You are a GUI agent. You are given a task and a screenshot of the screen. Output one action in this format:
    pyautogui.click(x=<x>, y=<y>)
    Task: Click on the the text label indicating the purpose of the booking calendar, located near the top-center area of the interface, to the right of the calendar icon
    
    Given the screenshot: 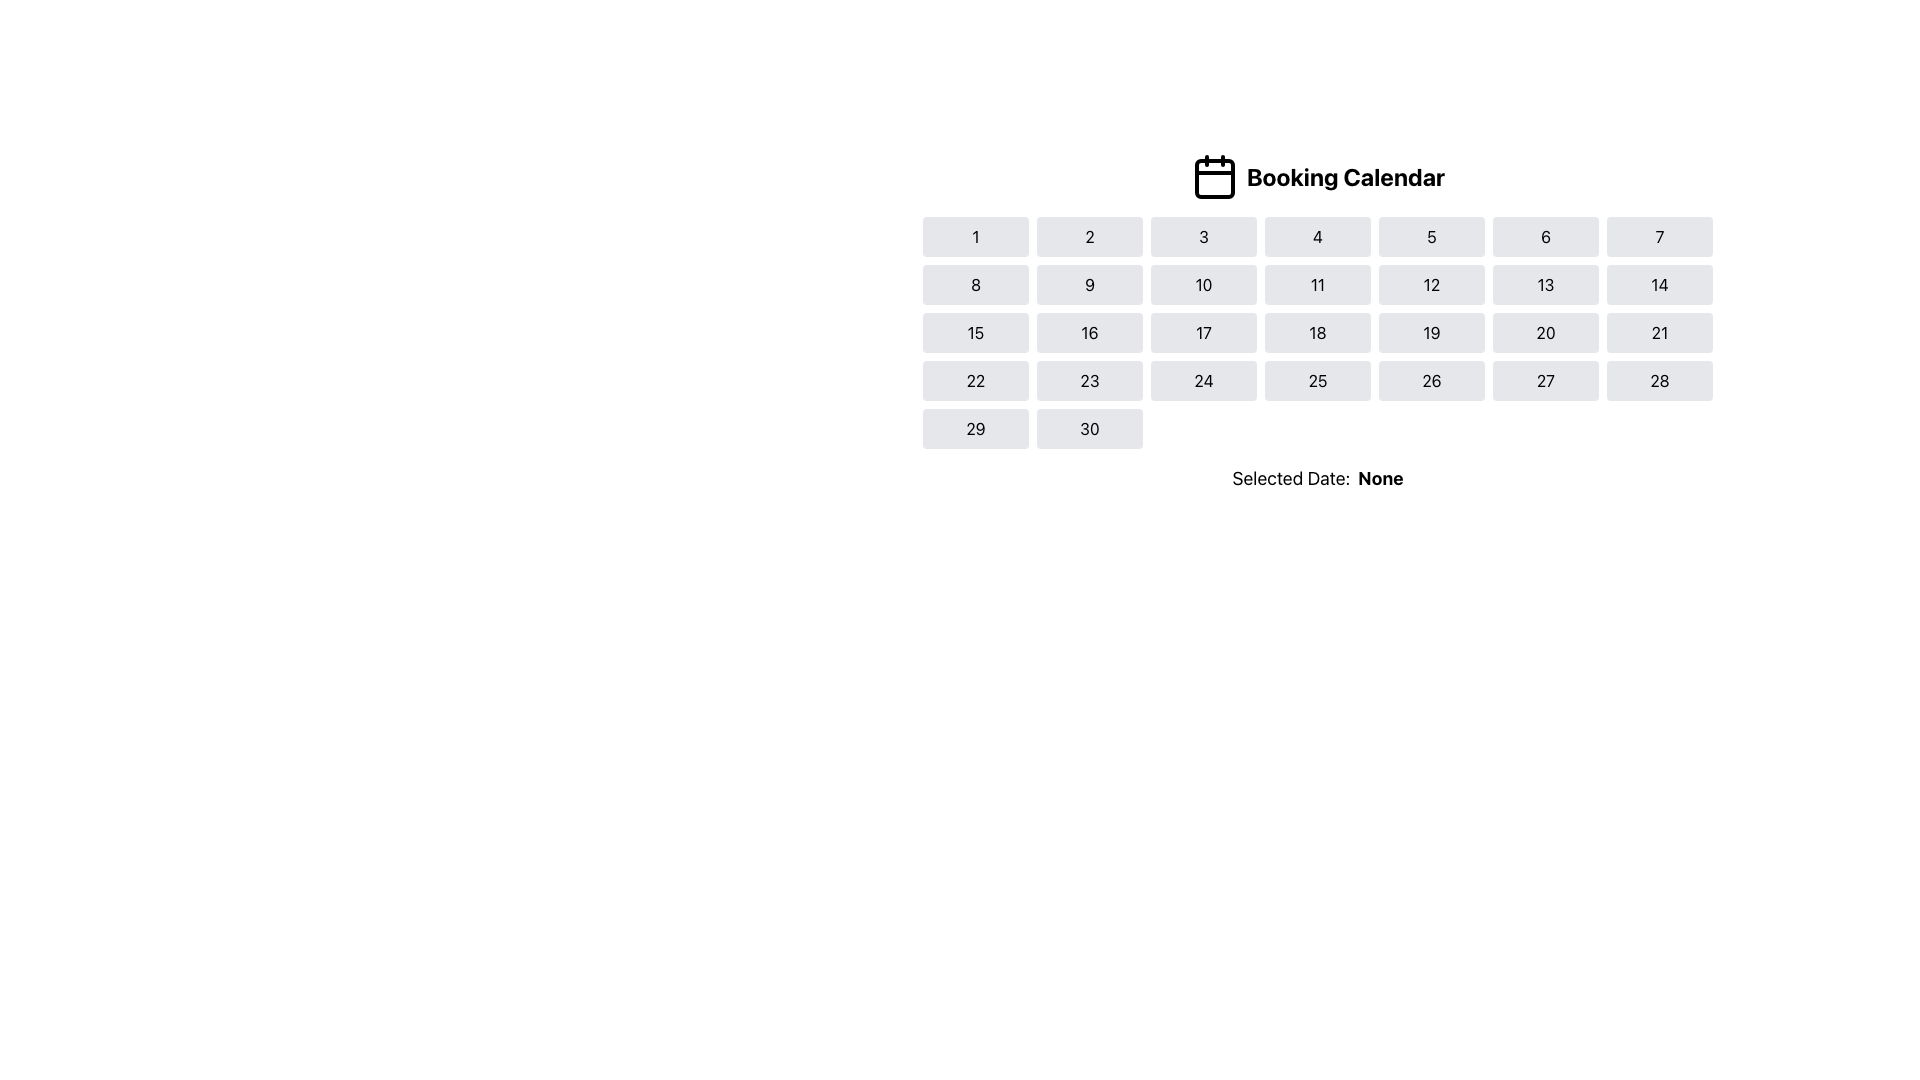 What is the action you would take?
    pyautogui.click(x=1345, y=176)
    